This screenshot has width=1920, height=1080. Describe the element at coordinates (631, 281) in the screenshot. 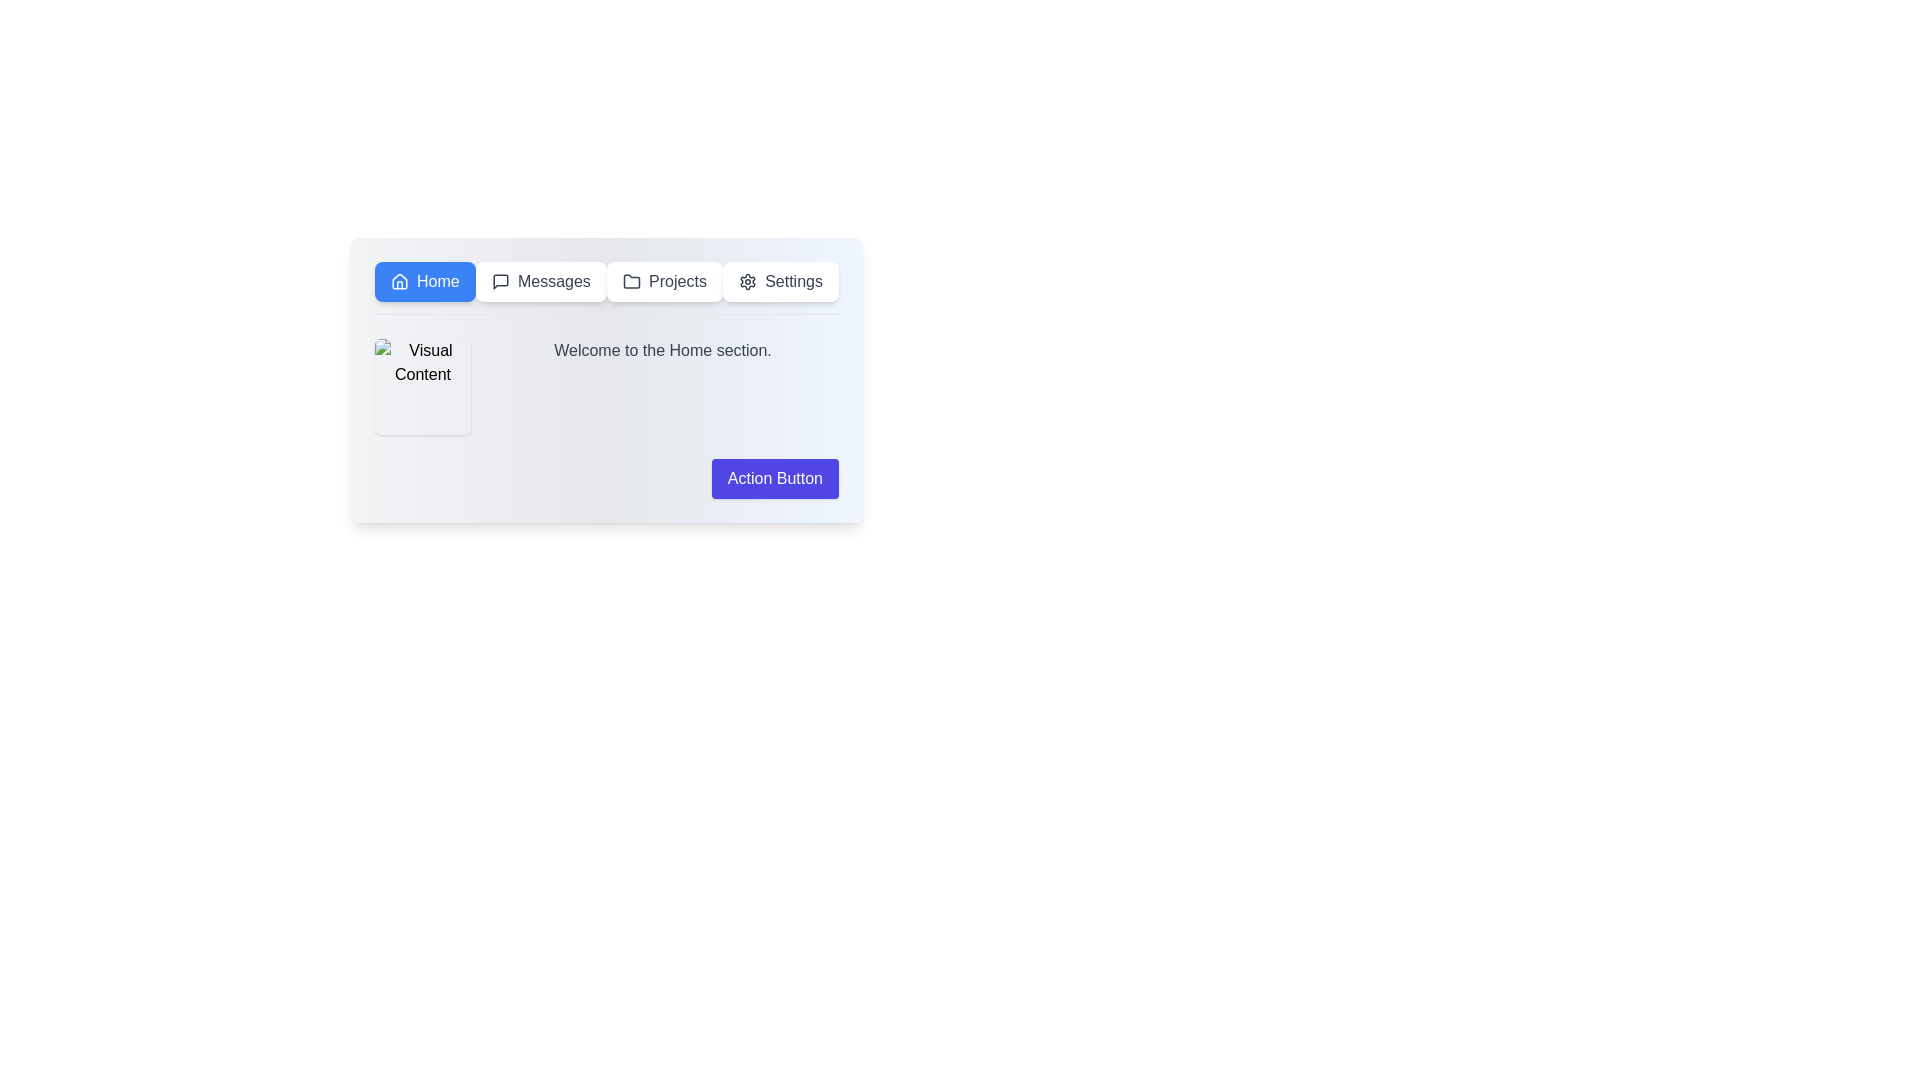

I see `the folder-shaped icon in the 'Projects' tab of the navigation row` at that location.